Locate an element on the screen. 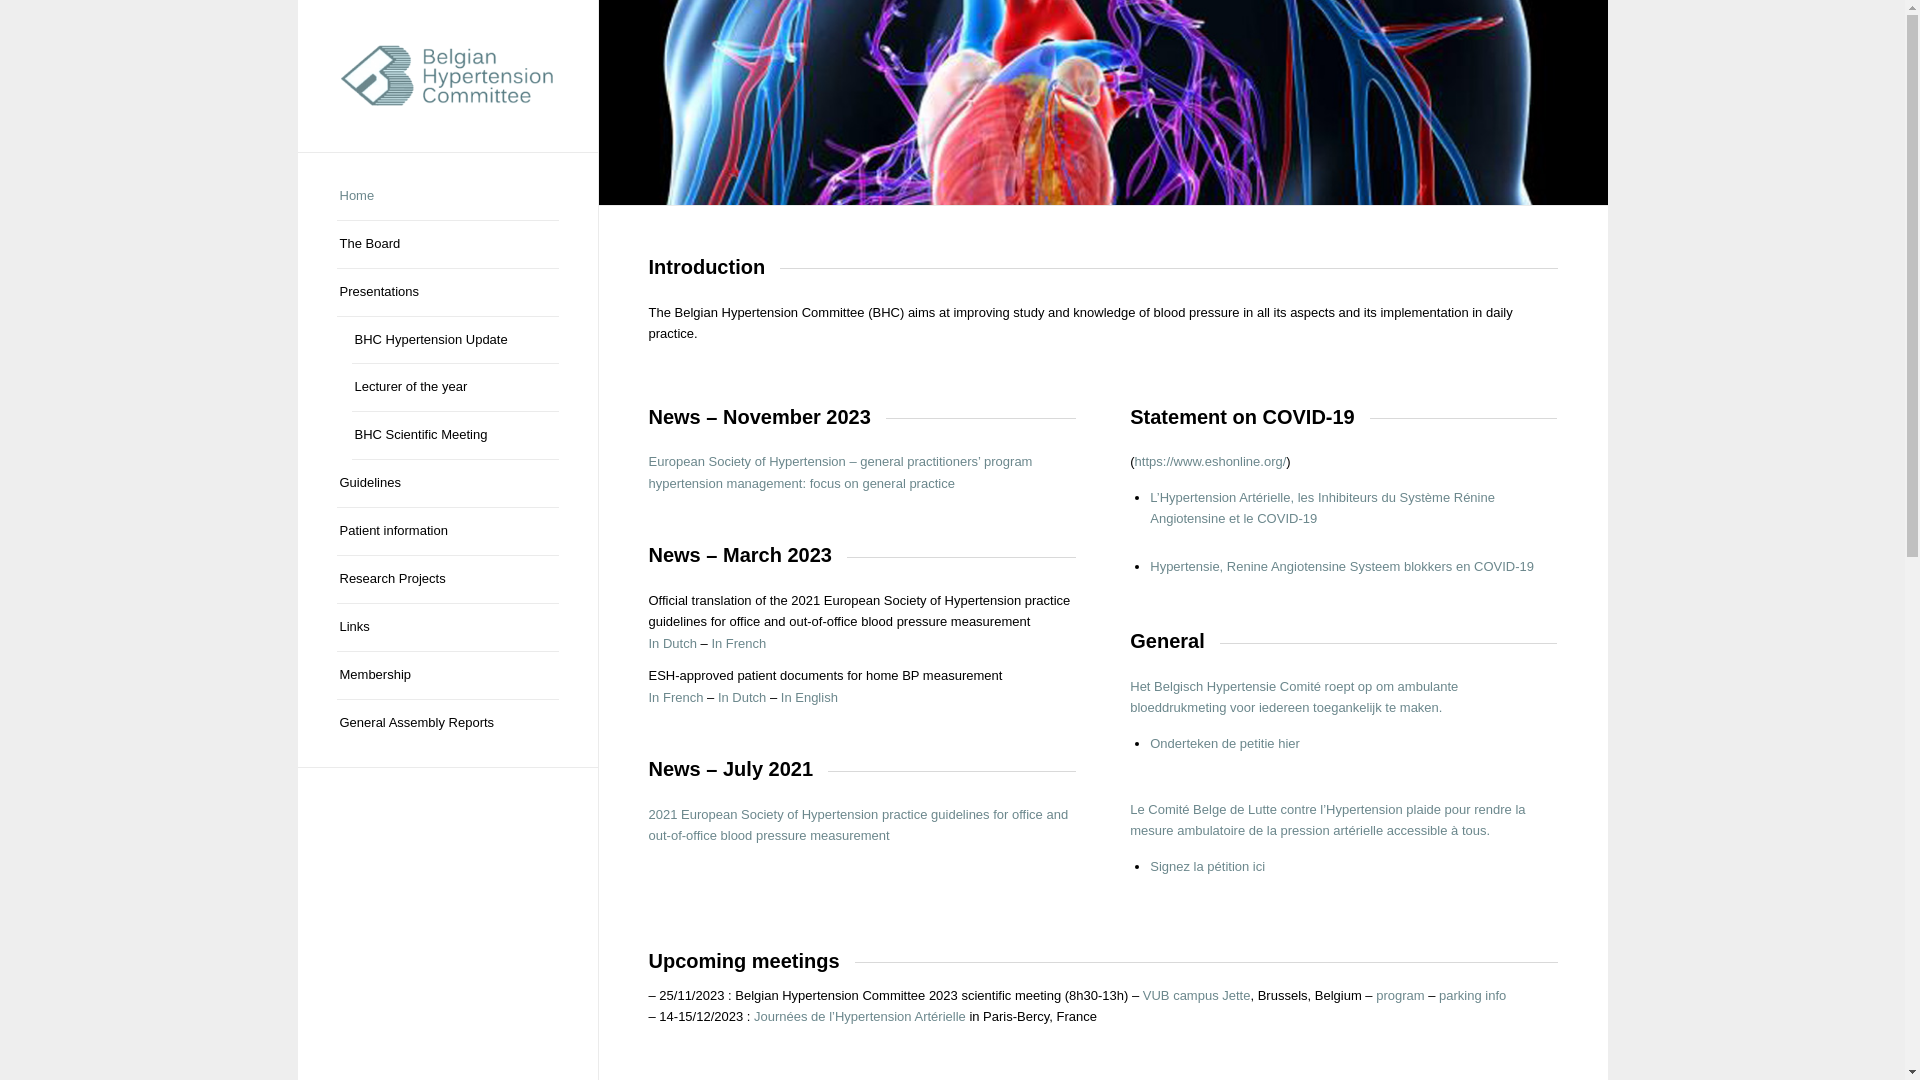 This screenshot has width=1920, height=1080. 'General Assembly Reports' is located at coordinates (445, 723).